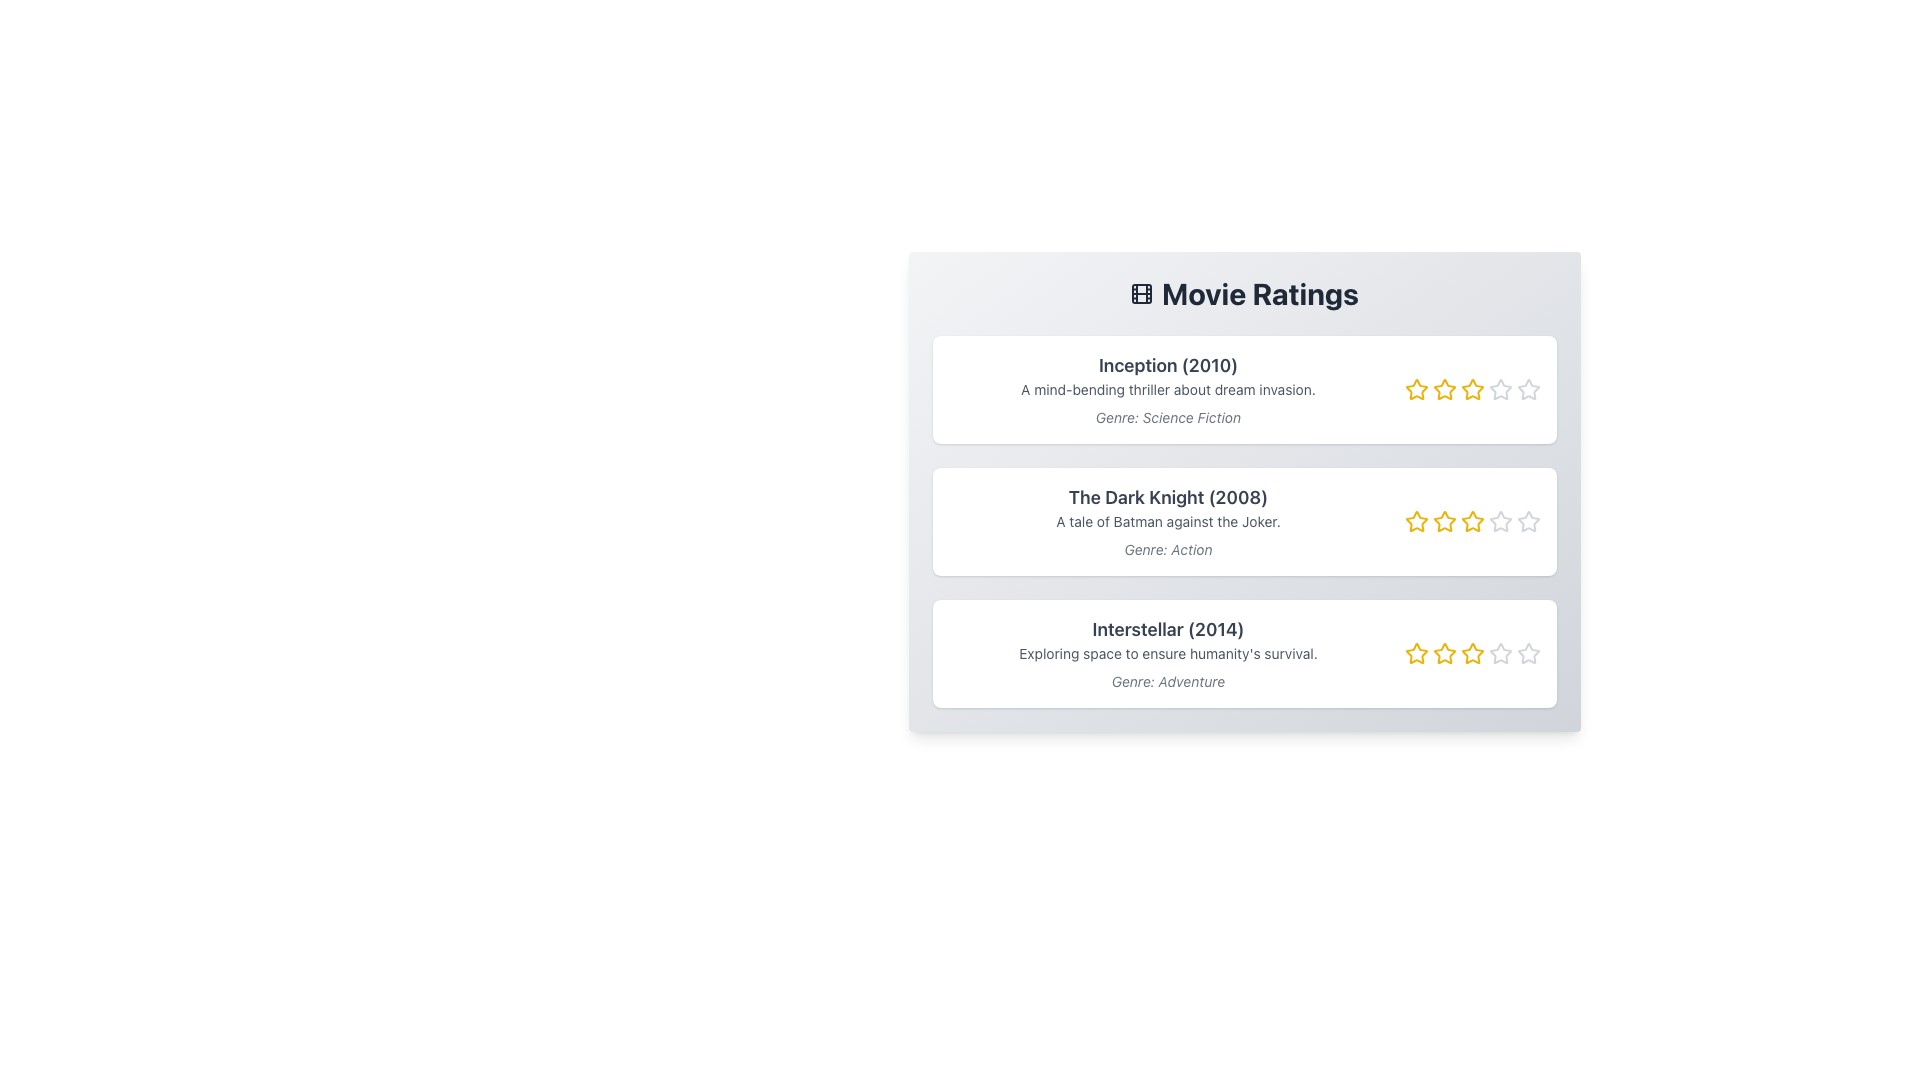 The height and width of the screenshot is (1080, 1920). I want to click on the third star in the rating sequence to rate the movie 'Interstellar (2014)' with three stars, so click(1444, 654).